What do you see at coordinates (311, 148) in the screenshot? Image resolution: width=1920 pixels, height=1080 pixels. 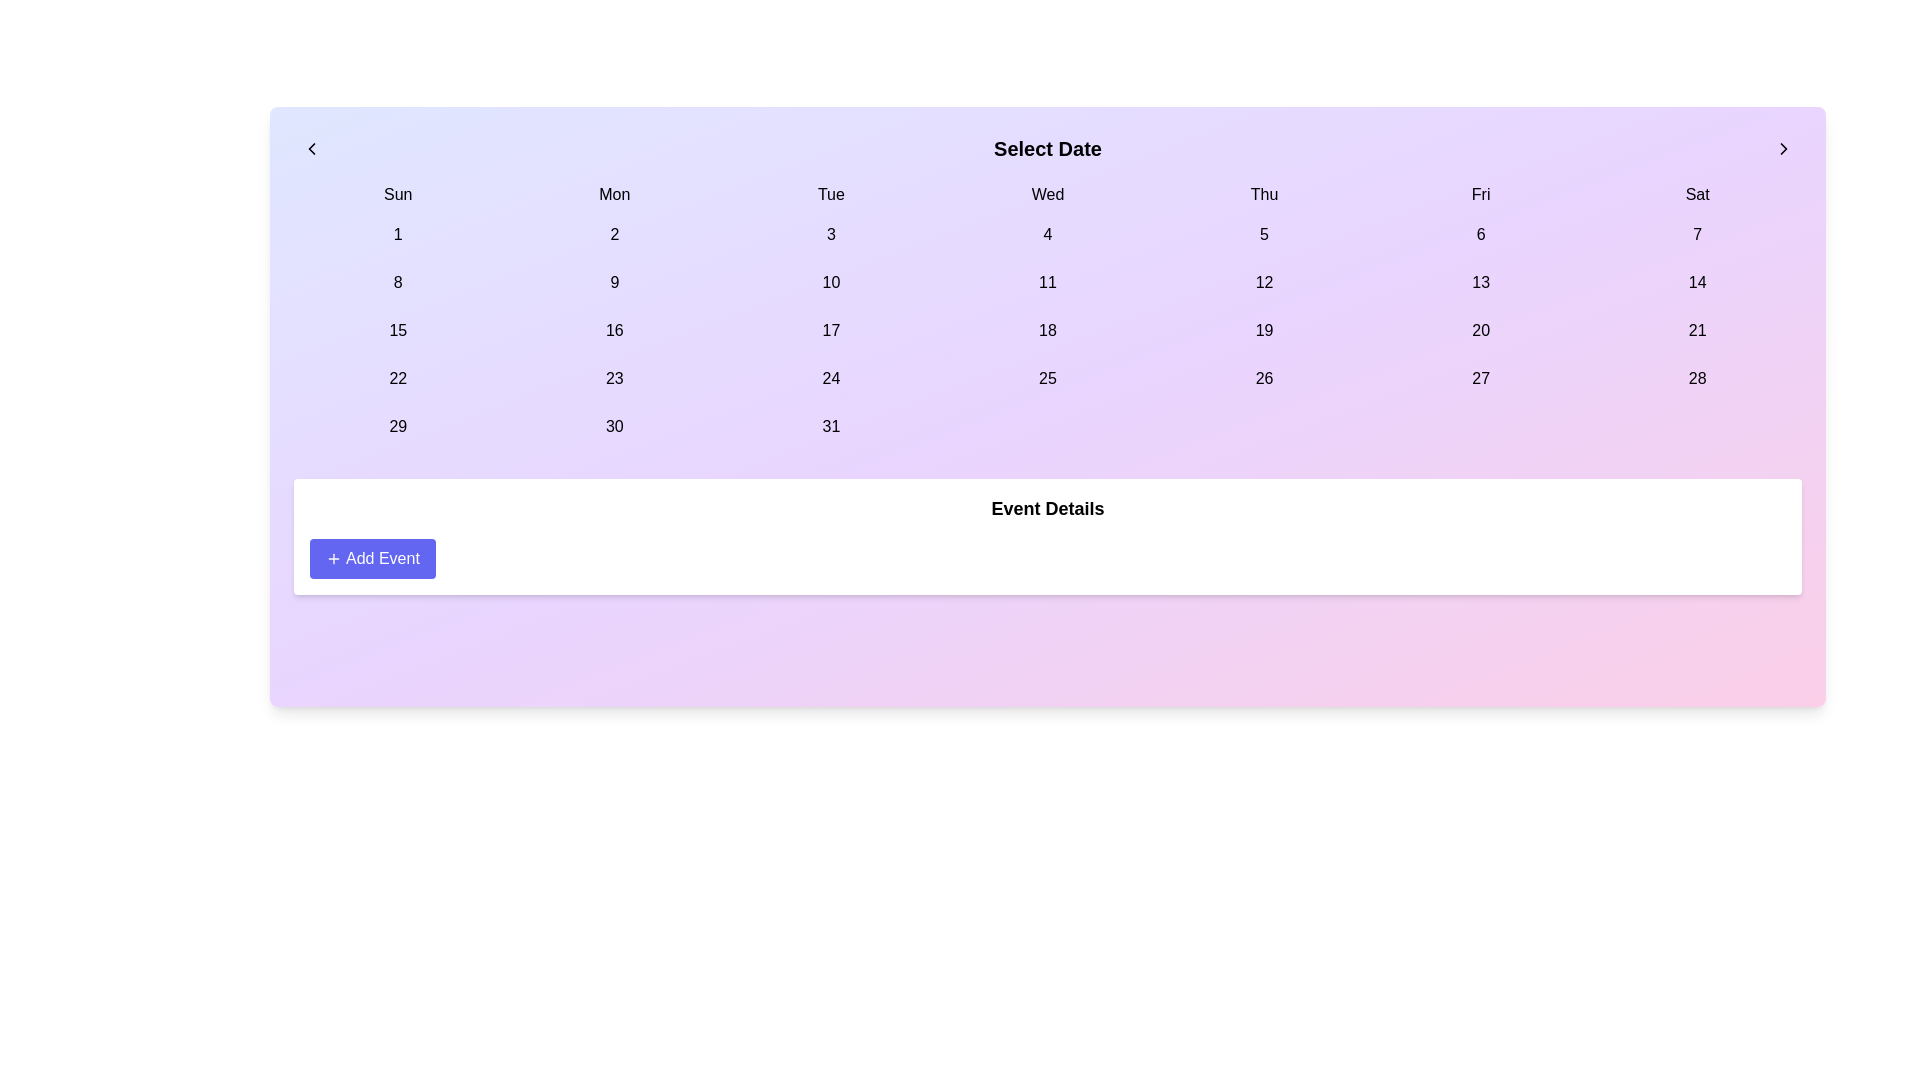 I see `the circular button with a chevron-left icon located in the top left corner of the date selection interface` at bounding box center [311, 148].